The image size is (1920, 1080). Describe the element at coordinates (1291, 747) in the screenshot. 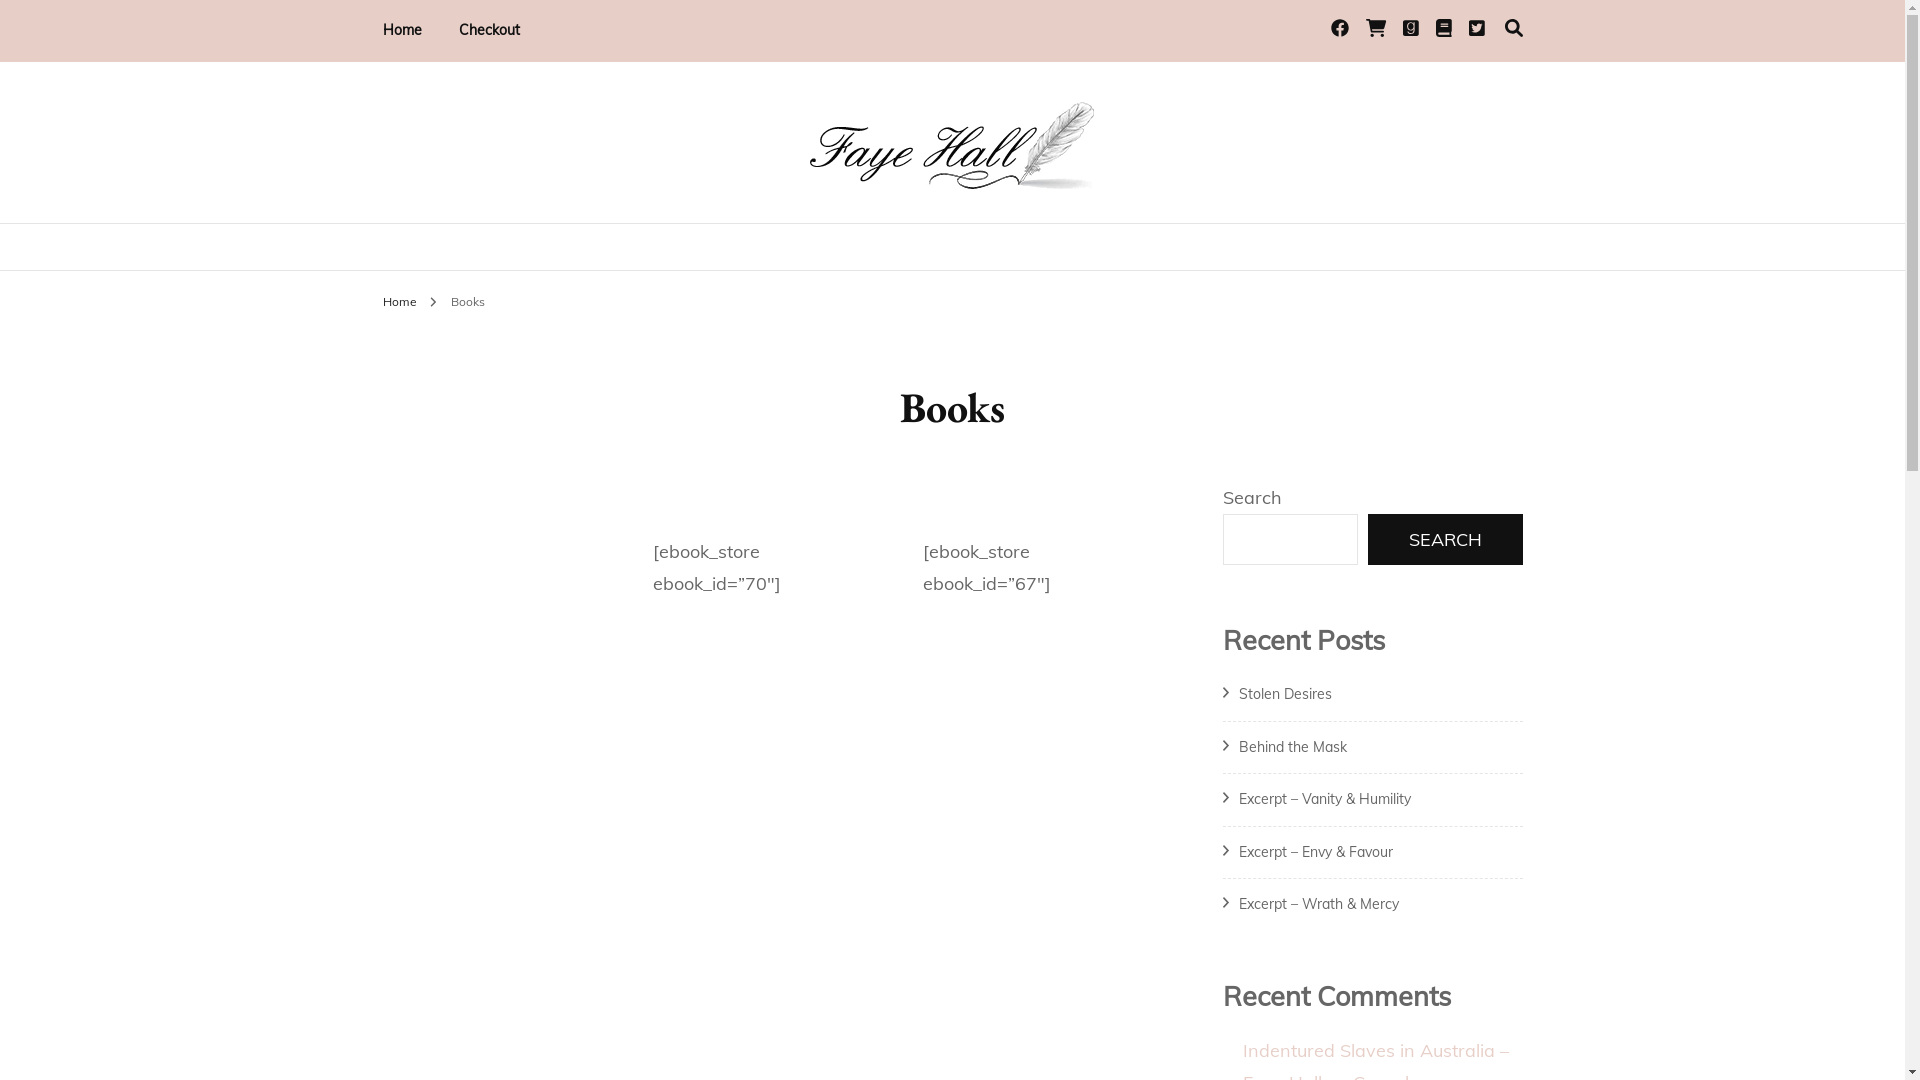

I see `'Behind the Mask'` at that location.